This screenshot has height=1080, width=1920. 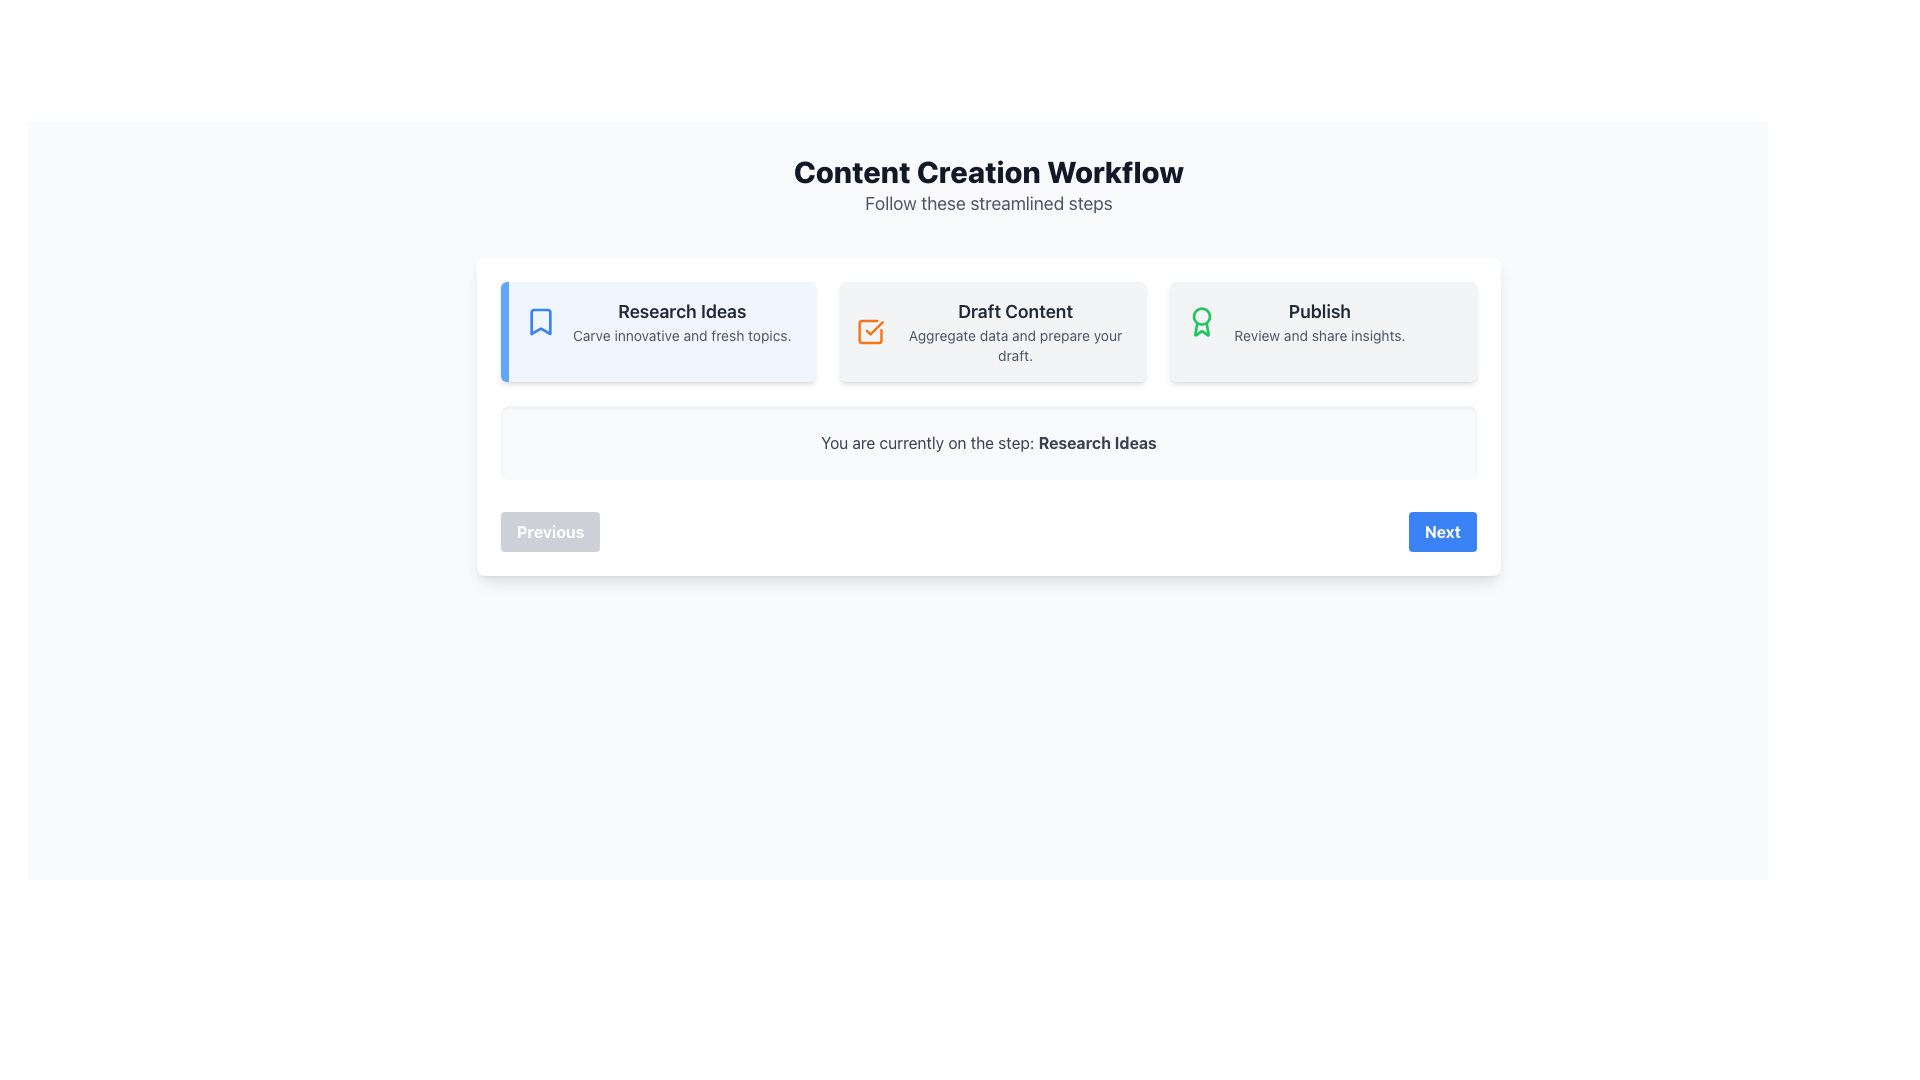 What do you see at coordinates (993, 330) in the screenshot?
I see `the informative Text Label that displays the current workflow step, located in the middle of a three-column layout, centrally aligned in the interface` at bounding box center [993, 330].